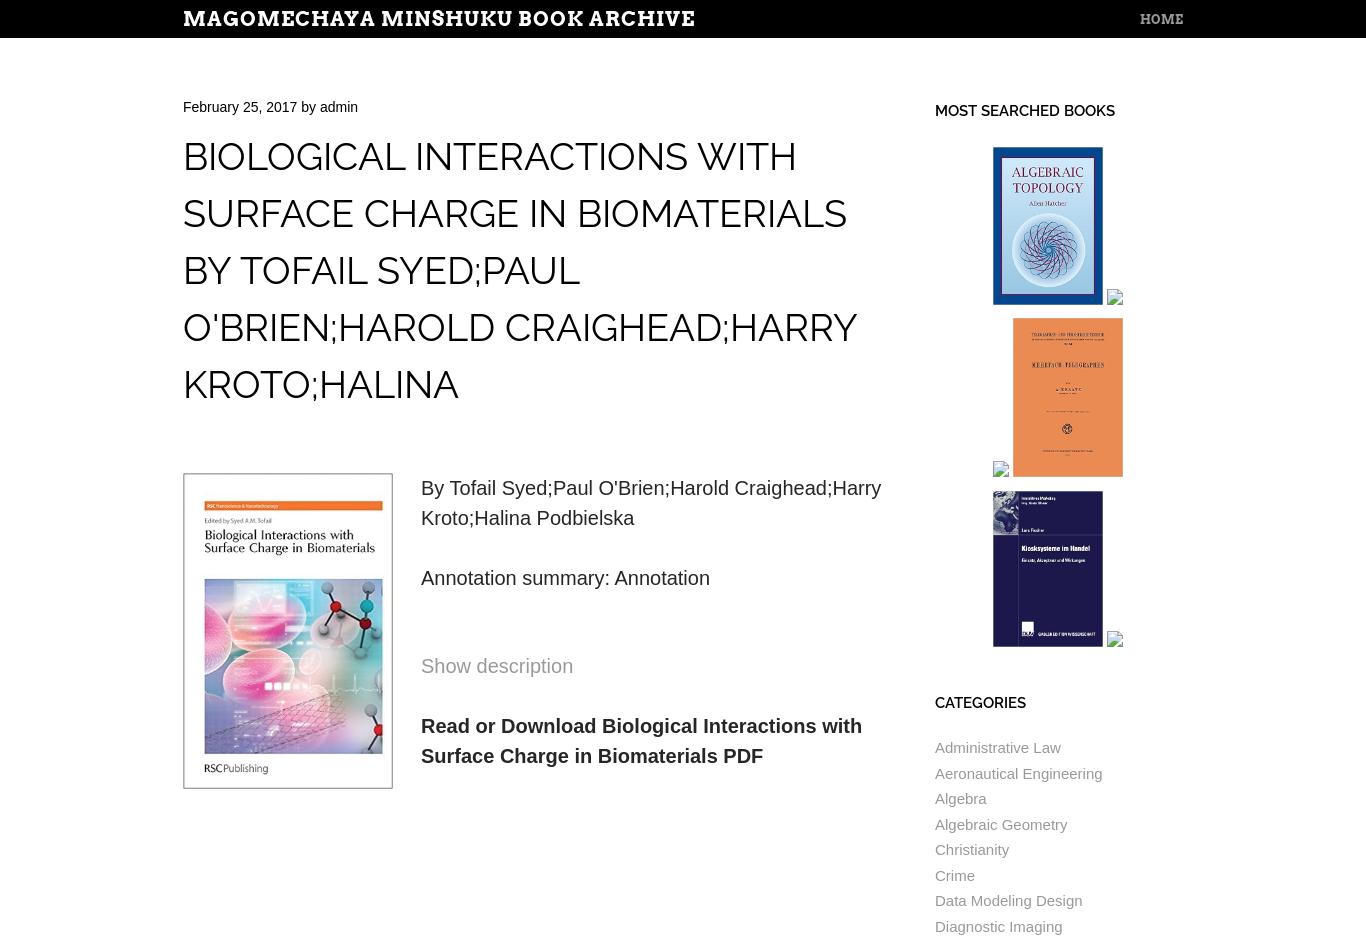  What do you see at coordinates (182, 269) in the screenshot?
I see `'Biological Interactions with Surface Charge in Biomaterials by Tofail Syed;Paul O'Brien;Harold Craighead;Harry Kroto;Halina'` at bounding box center [182, 269].